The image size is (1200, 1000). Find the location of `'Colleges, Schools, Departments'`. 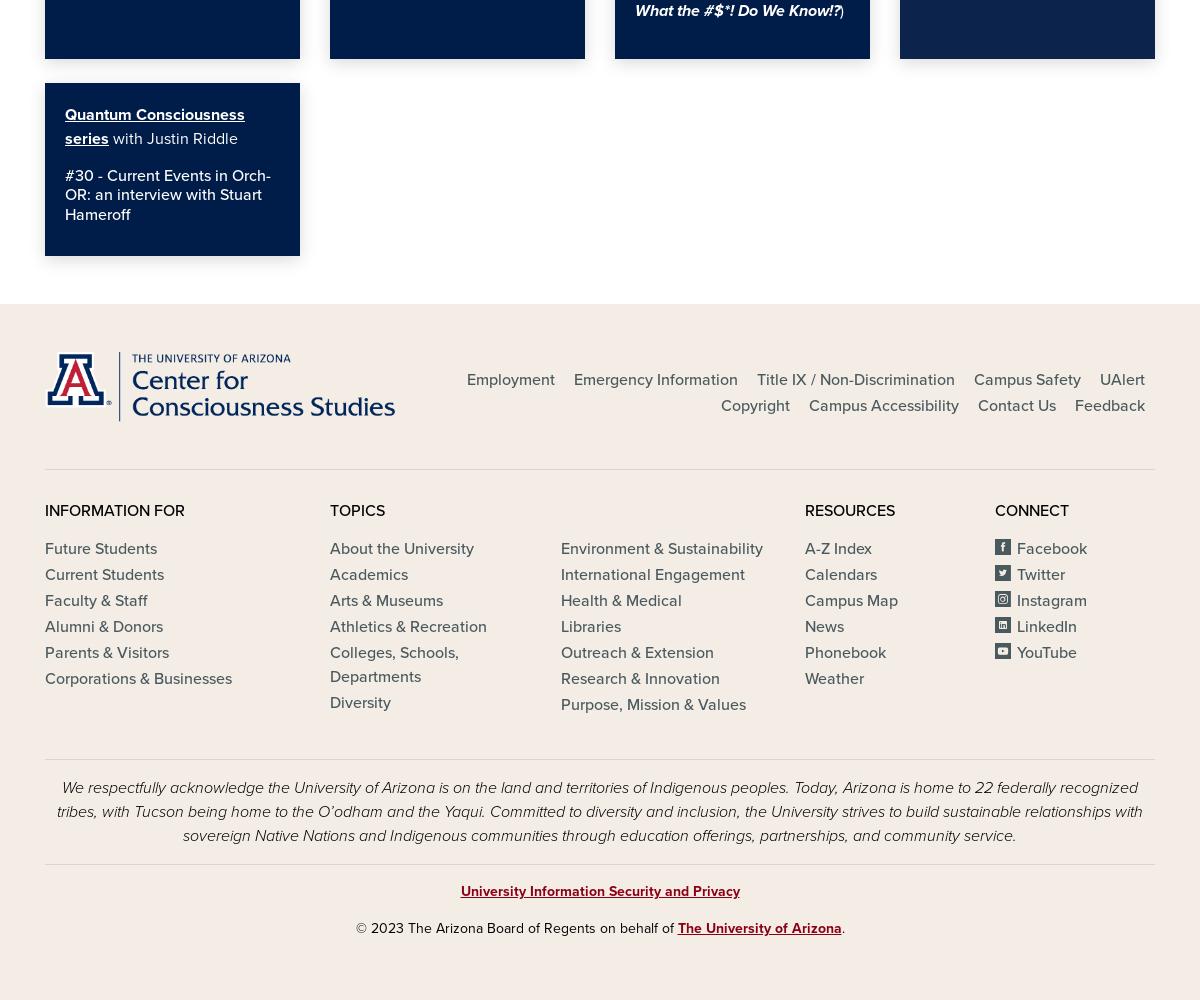

'Colleges, Schools, Departments' is located at coordinates (394, 665).